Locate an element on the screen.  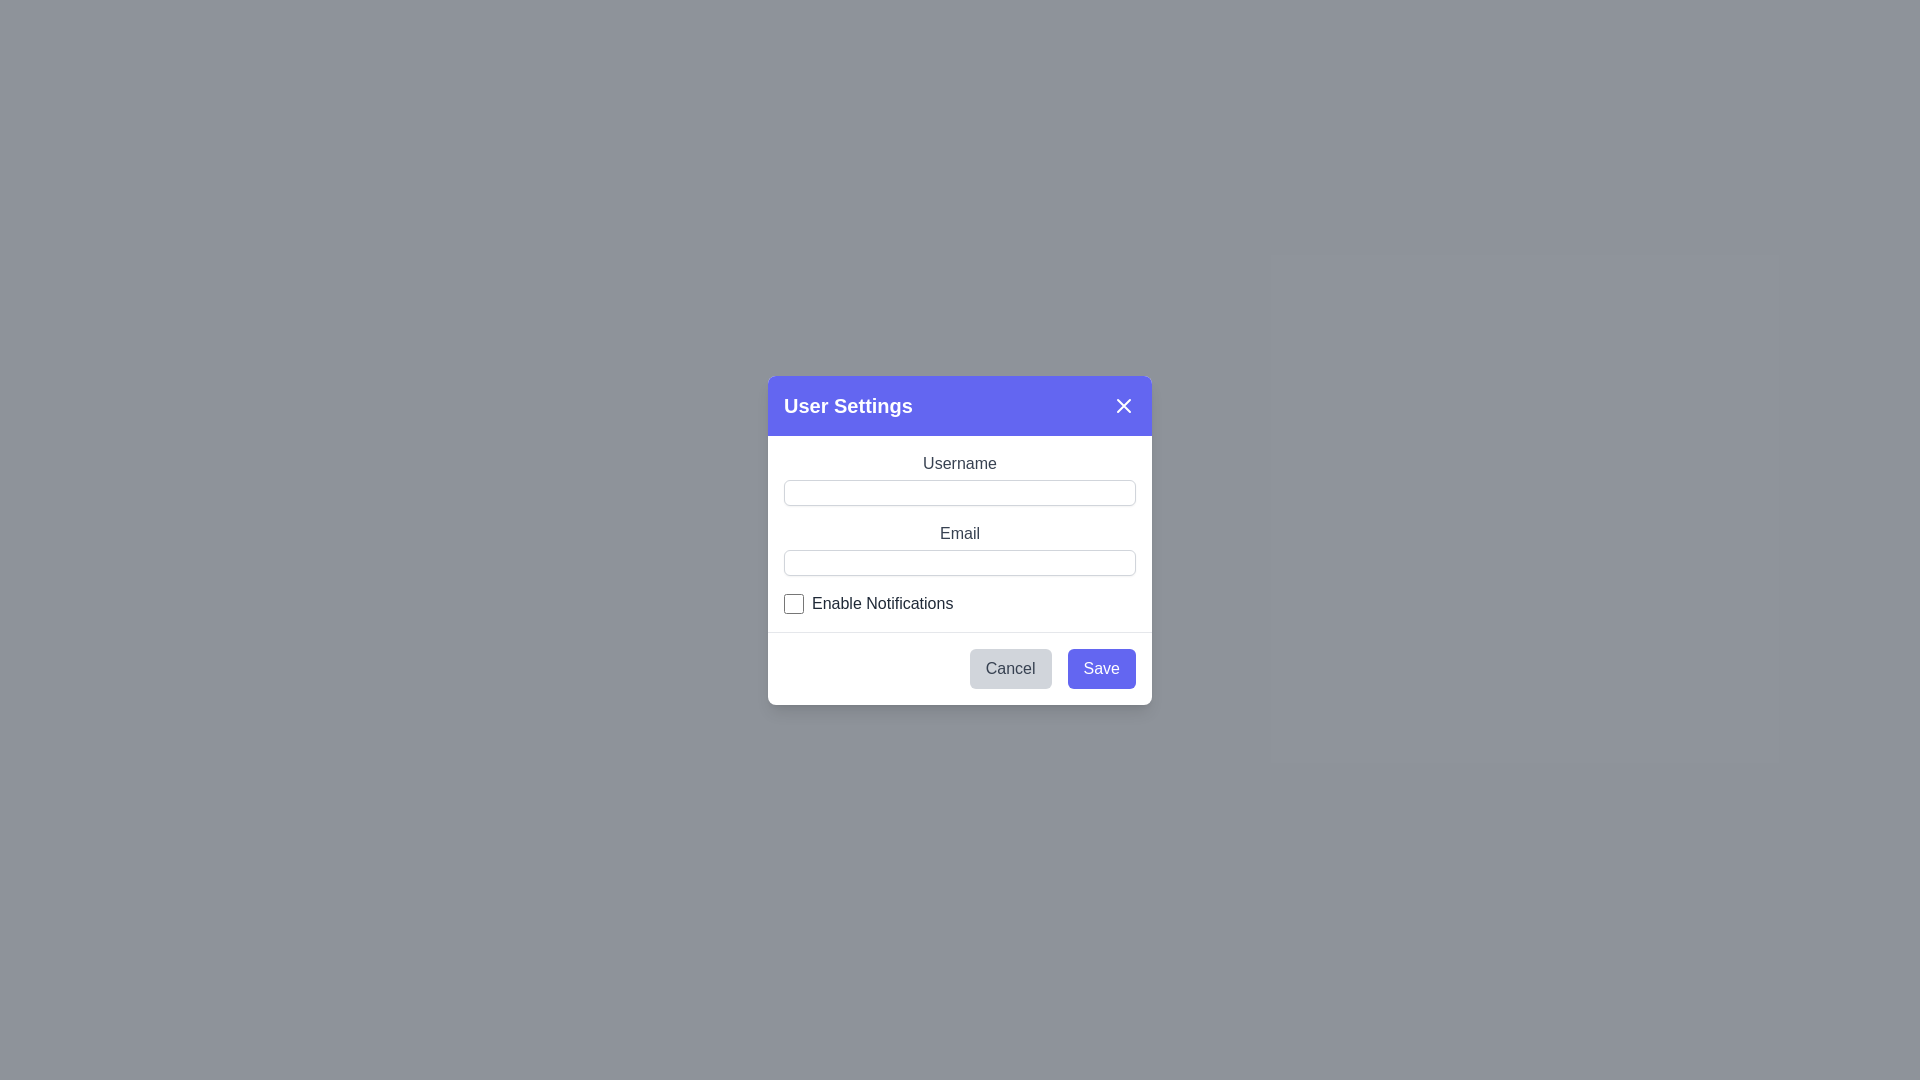
text label displaying 'Username' which is styled in gray and positioned above the input field in the 'User Settings' modal is located at coordinates (960, 462).